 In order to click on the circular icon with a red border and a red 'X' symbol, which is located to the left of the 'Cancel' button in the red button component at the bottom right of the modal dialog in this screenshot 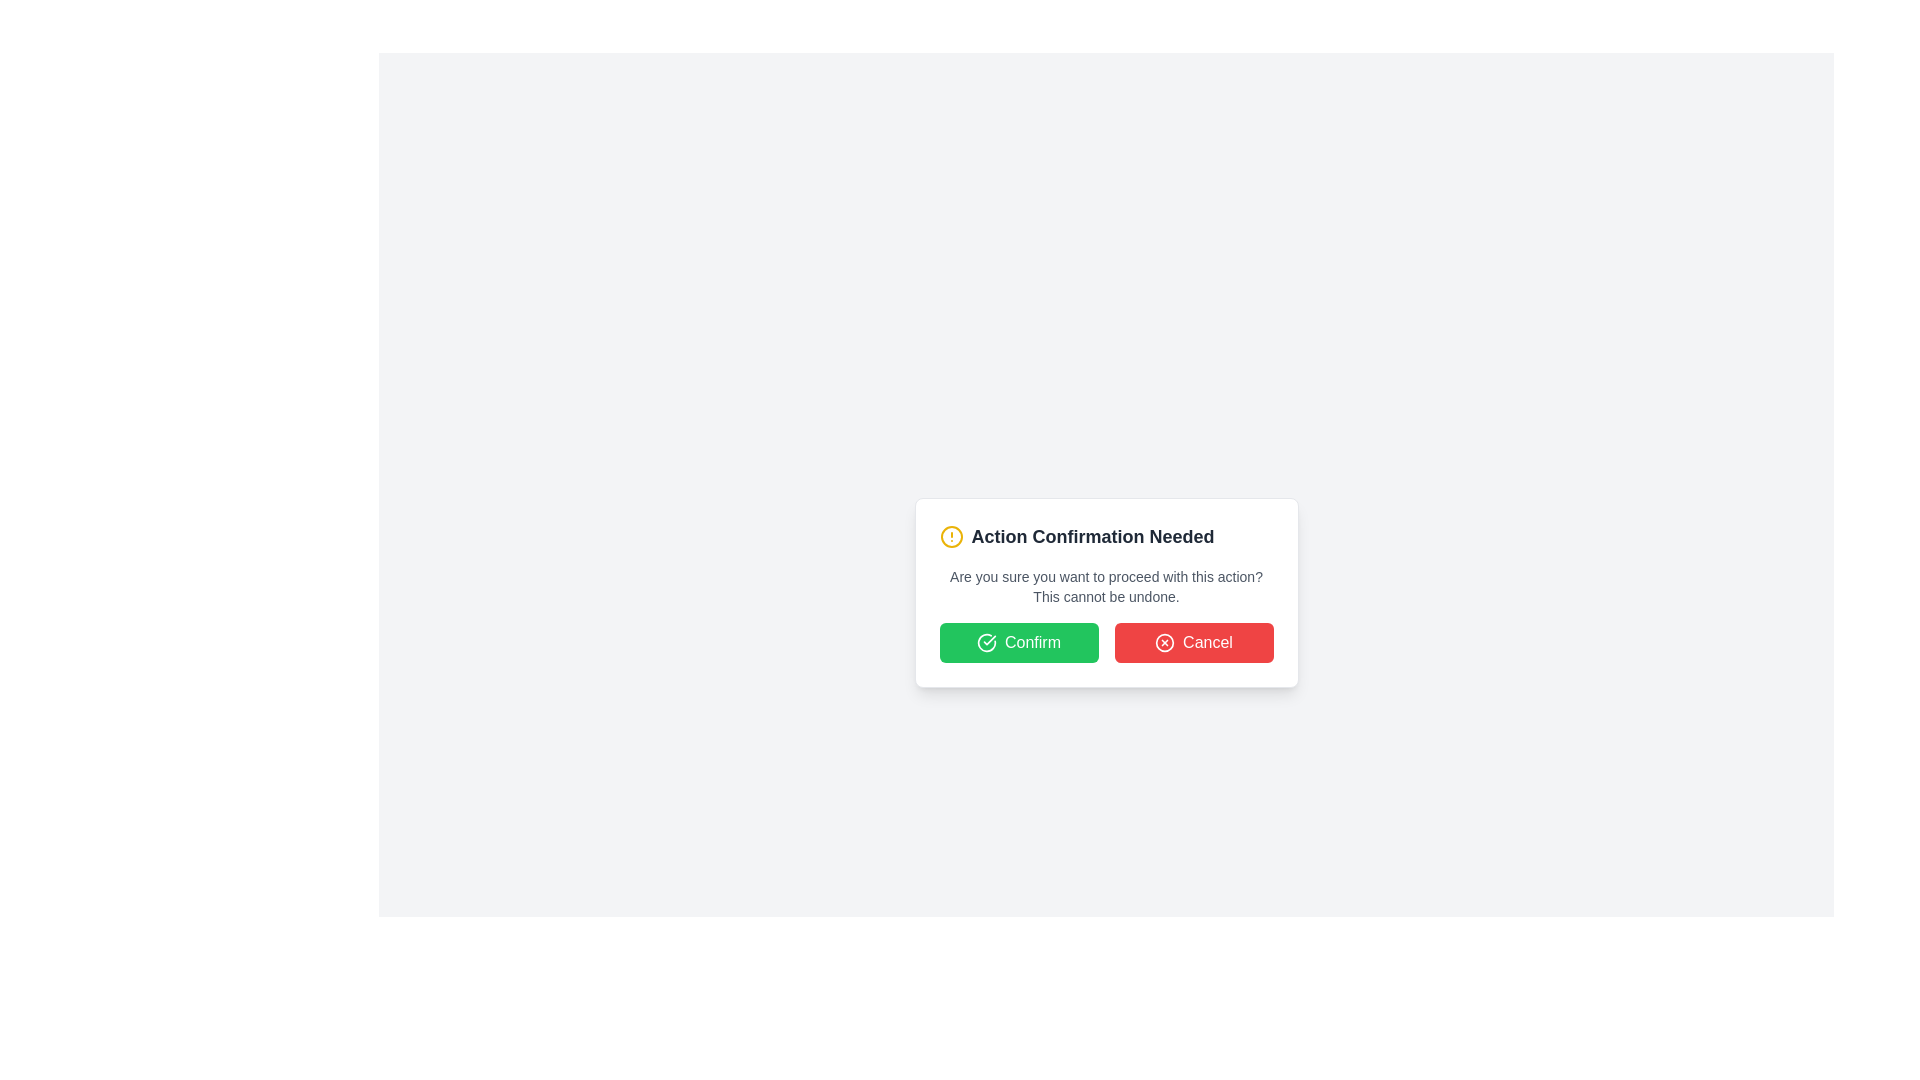, I will do `click(1165, 643)`.